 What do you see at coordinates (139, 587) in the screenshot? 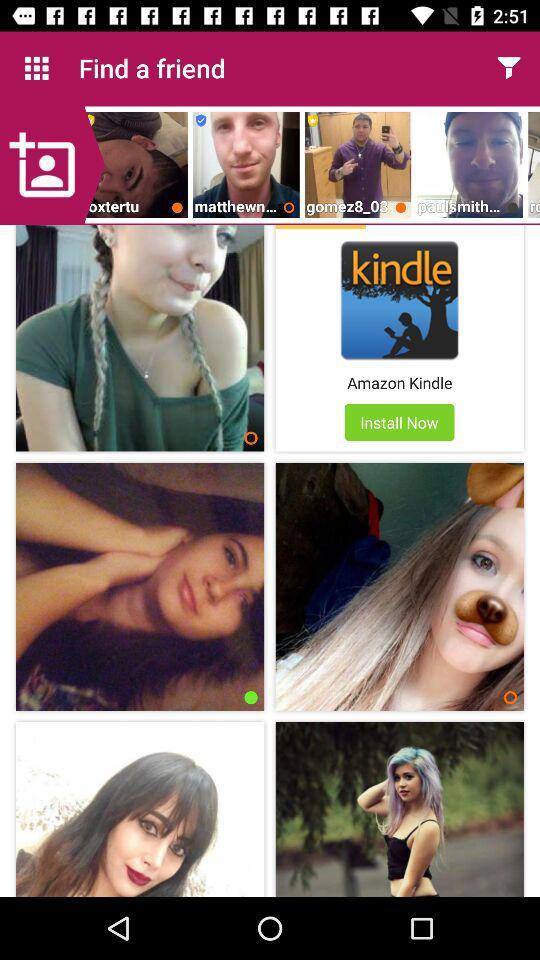
I see `the second row first image` at bounding box center [139, 587].